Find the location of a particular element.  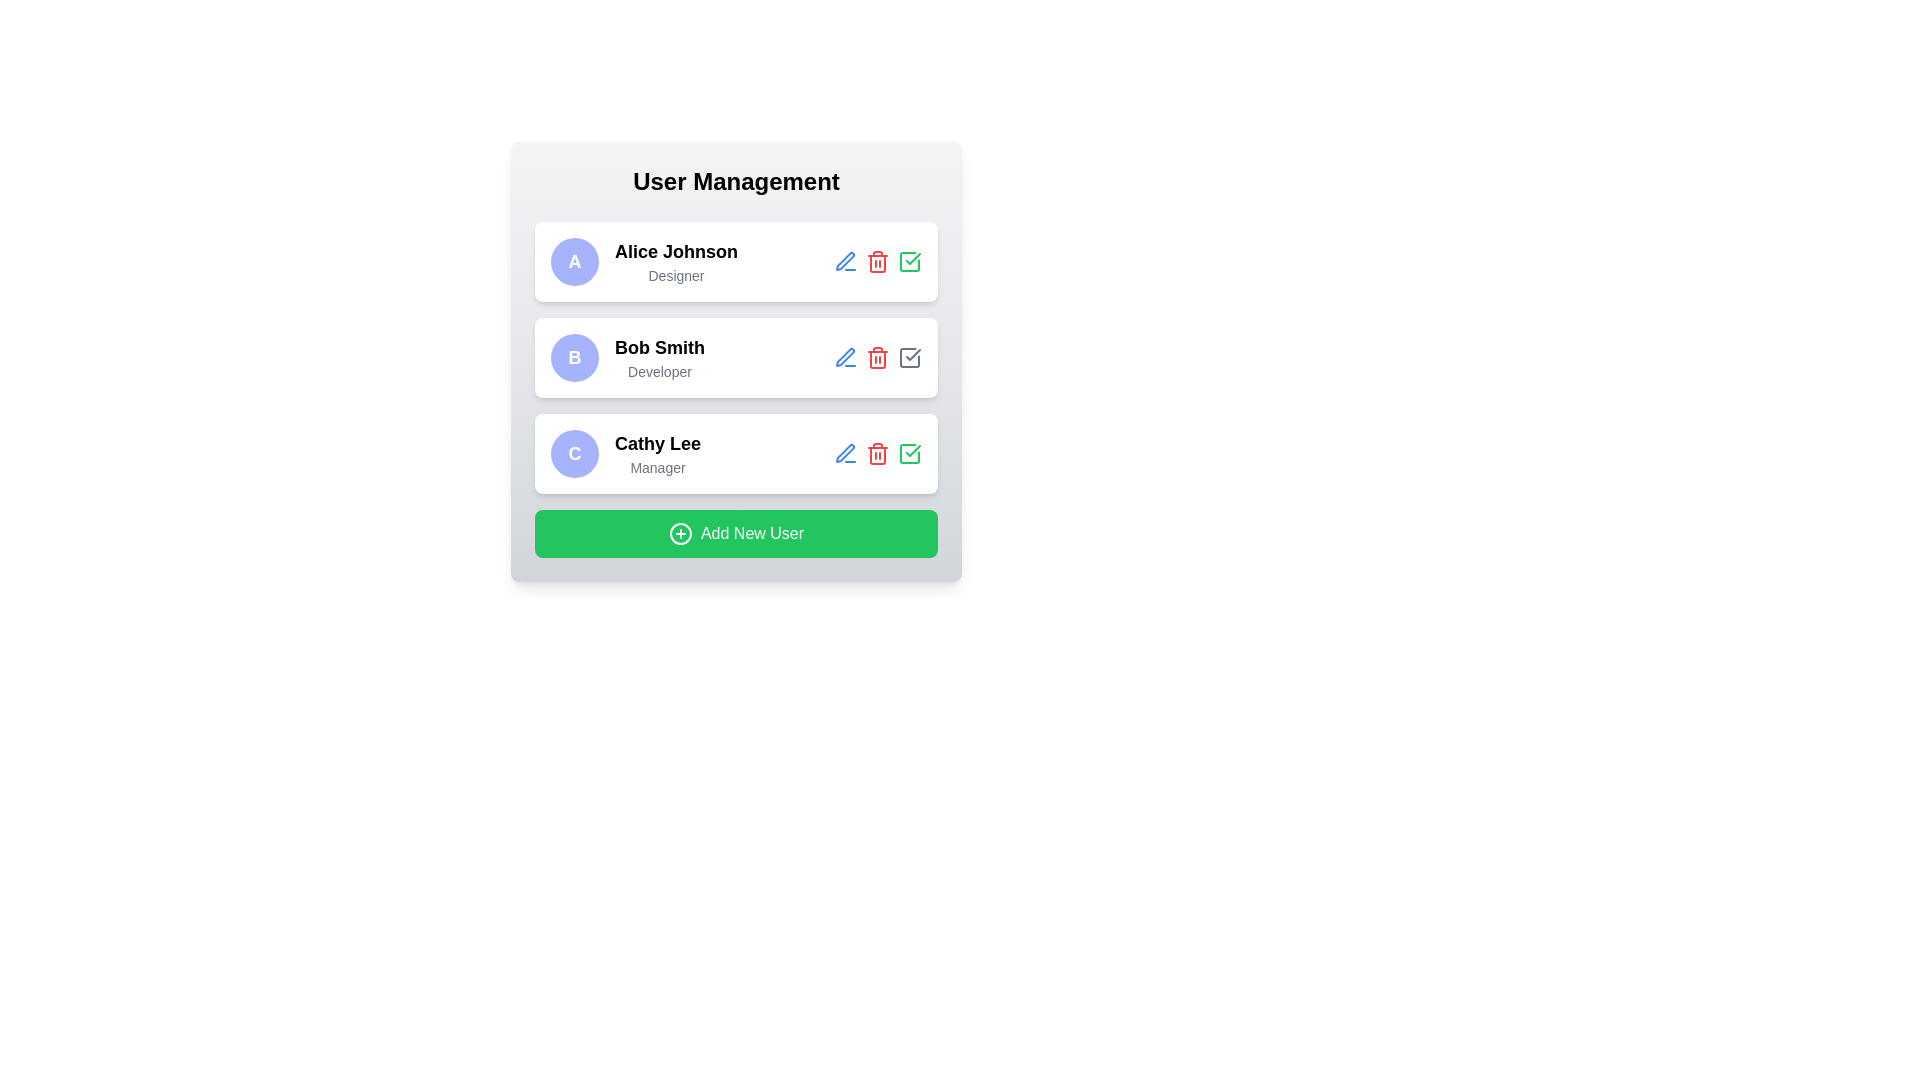

text label displaying the user's name located in the top-left corner of the first user profile card, positioned directly under the circular avatar labeled 'A' is located at coordinates (676, 250).